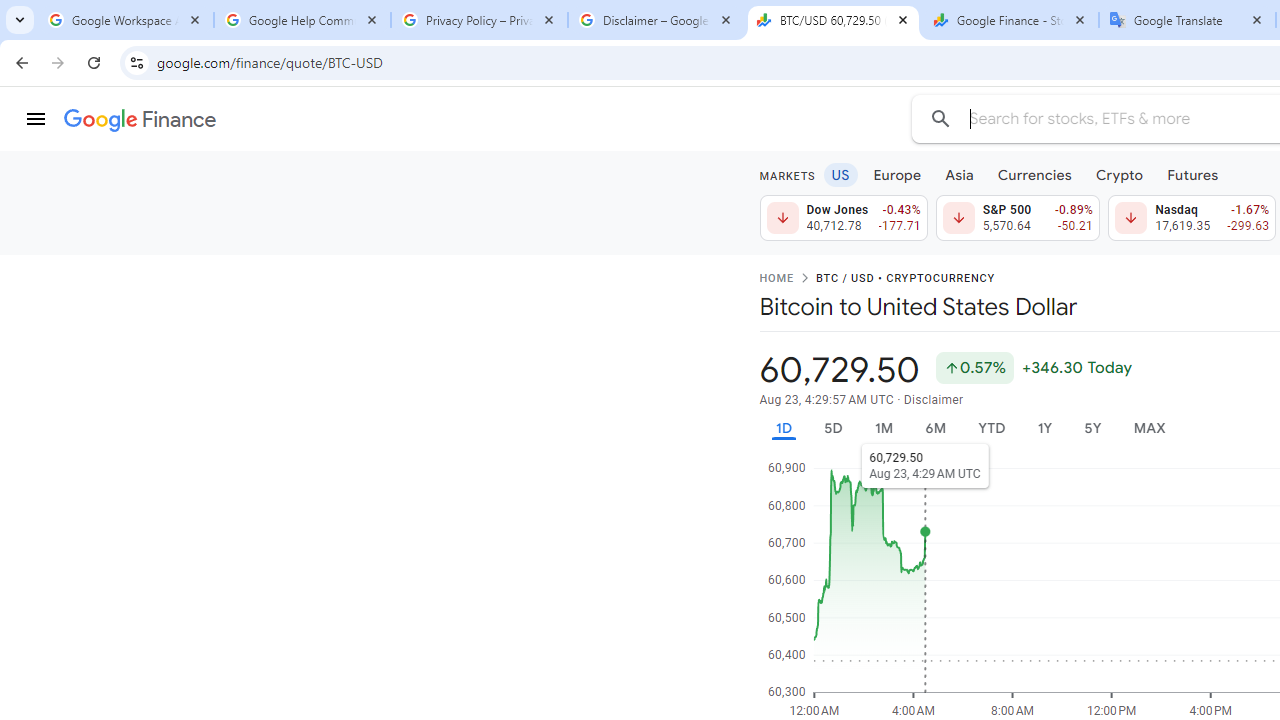 This screenshot has height=720, width=1280. Describe the element at coordinates (1192, 173) in the screenshot. I see `'Futures'` at that location.